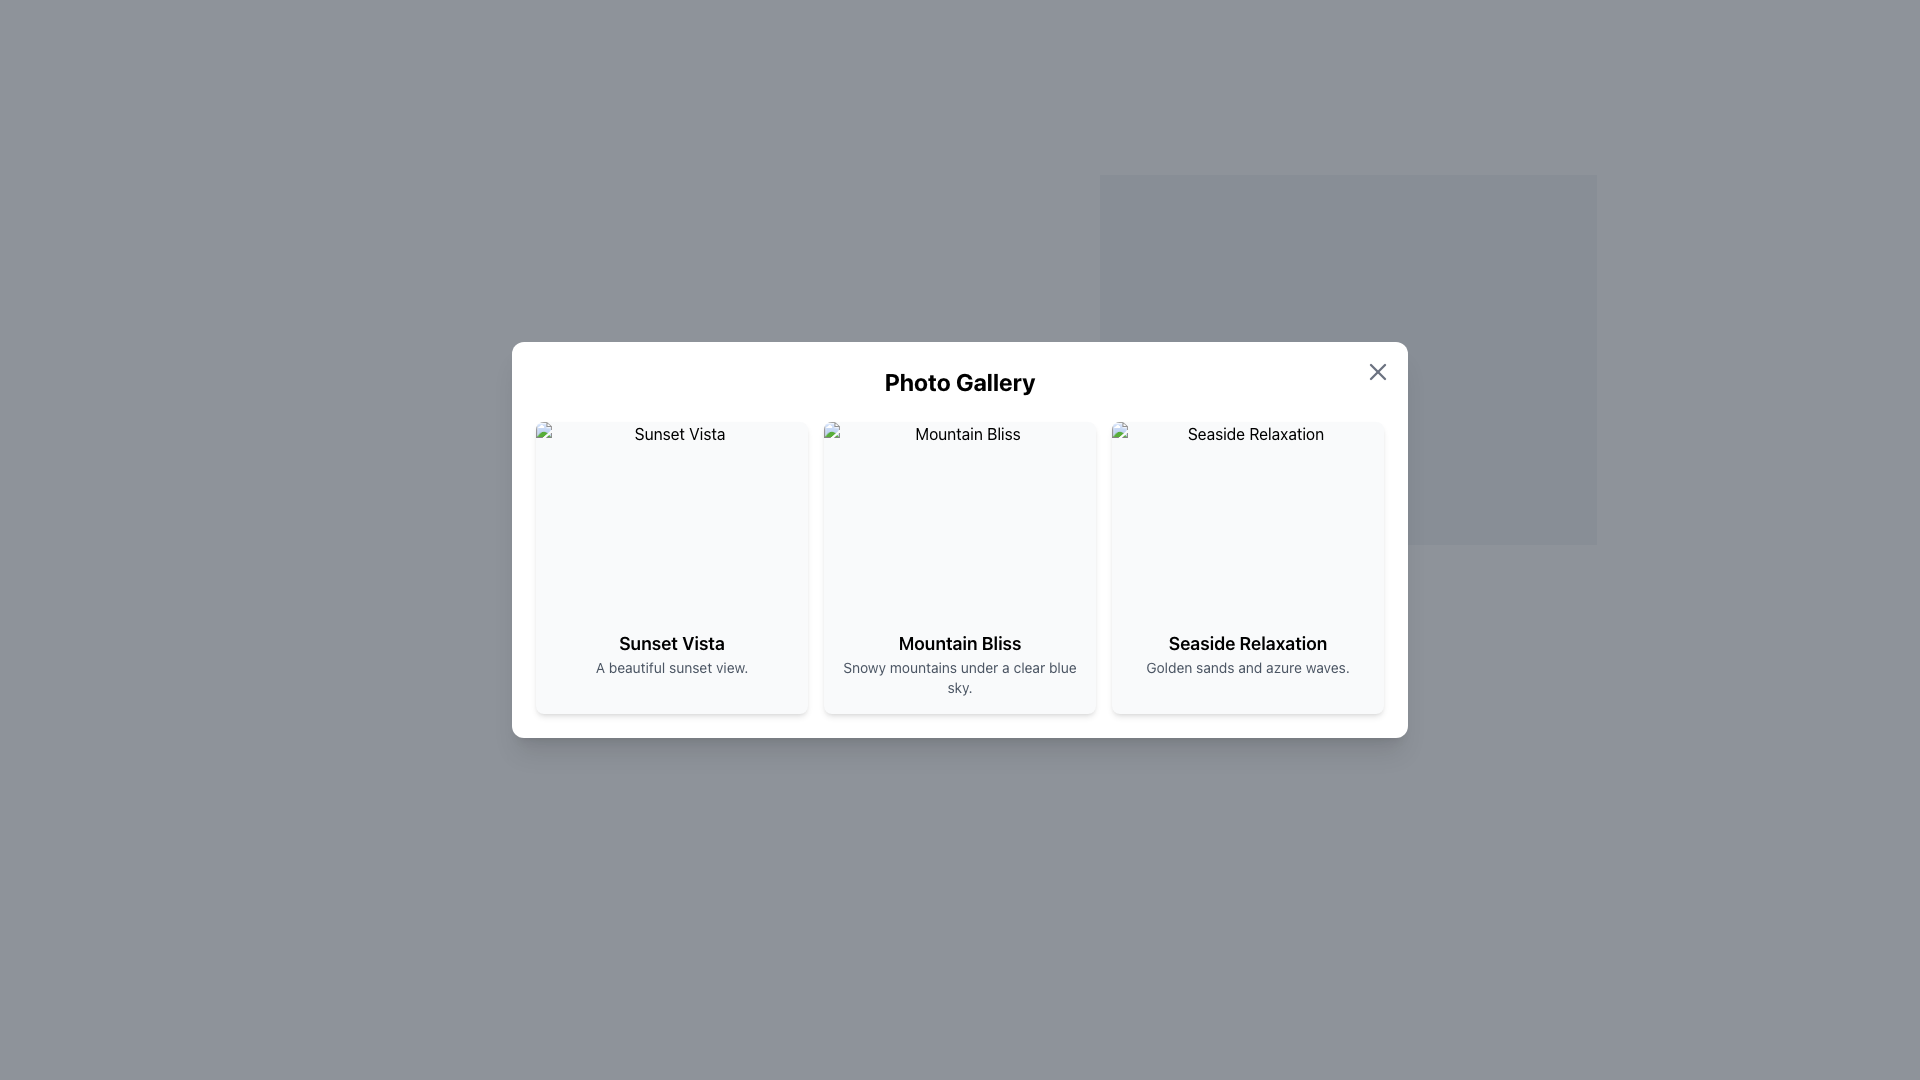 The height and width of the screenshot is (1080, 1920). Describe the element at coordinates (672, 516) in the screenshot. I see `the image display area for the 'Sunset Vista' entry in the photo gallery, located at the top part of a card in the leftmost position of the modal titled 'Photo Gallery'` at that location.